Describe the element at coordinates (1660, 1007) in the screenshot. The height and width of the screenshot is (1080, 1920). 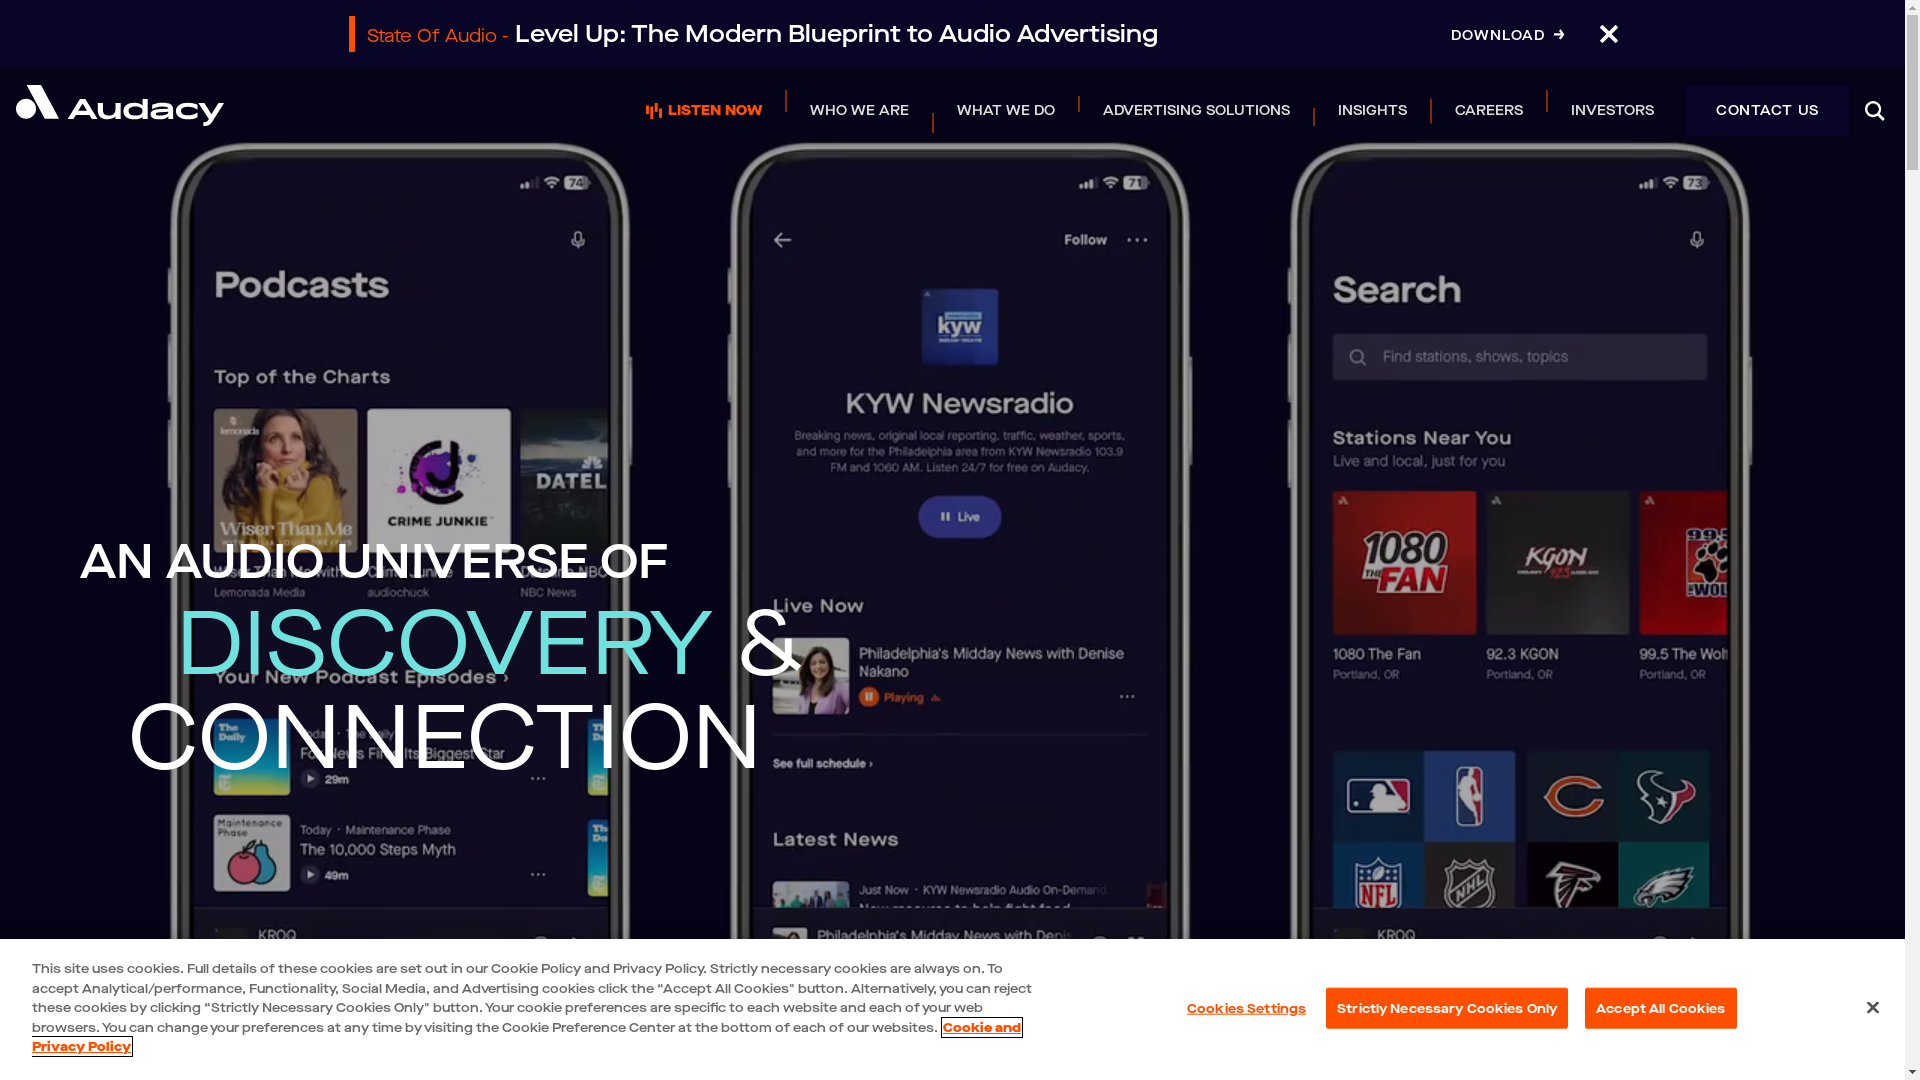
I see `'Accept All Cookies'` at that location.